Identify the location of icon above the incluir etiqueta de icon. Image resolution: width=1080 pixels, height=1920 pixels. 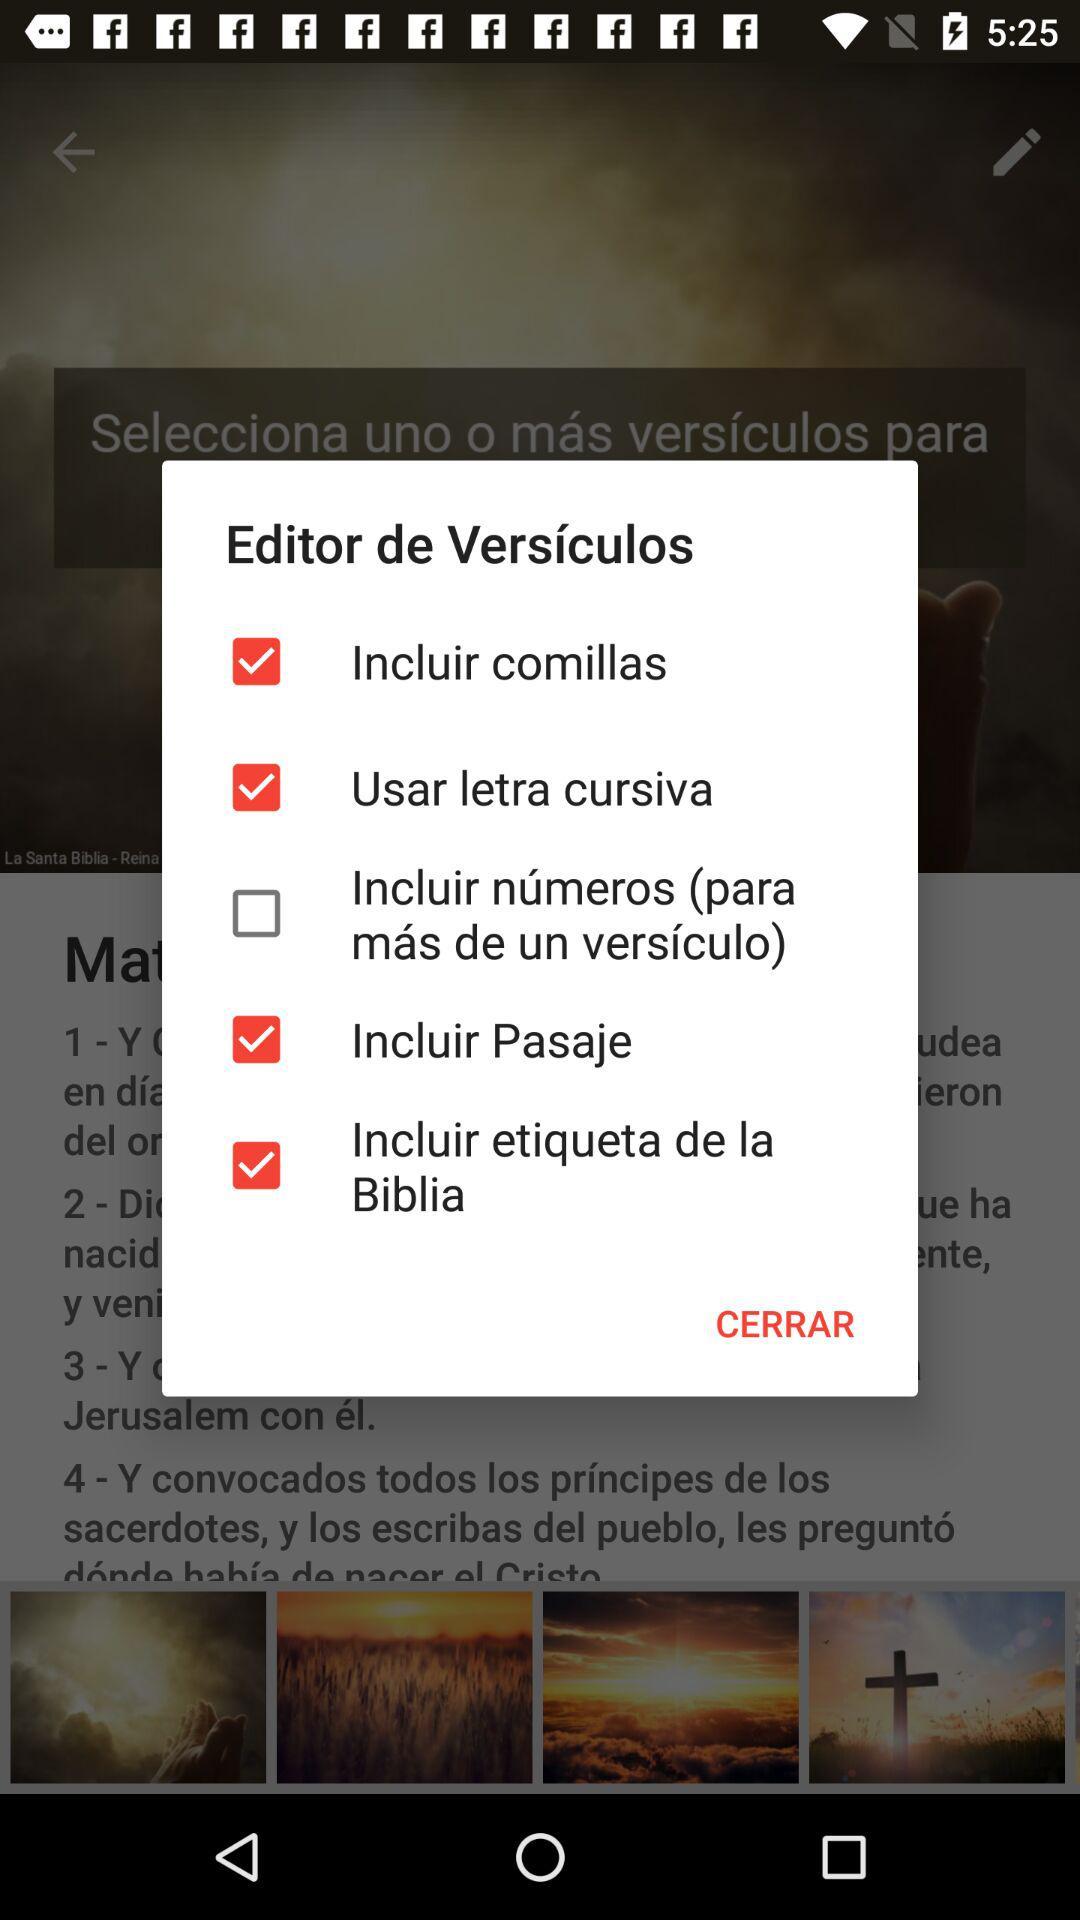
(540, 1039).